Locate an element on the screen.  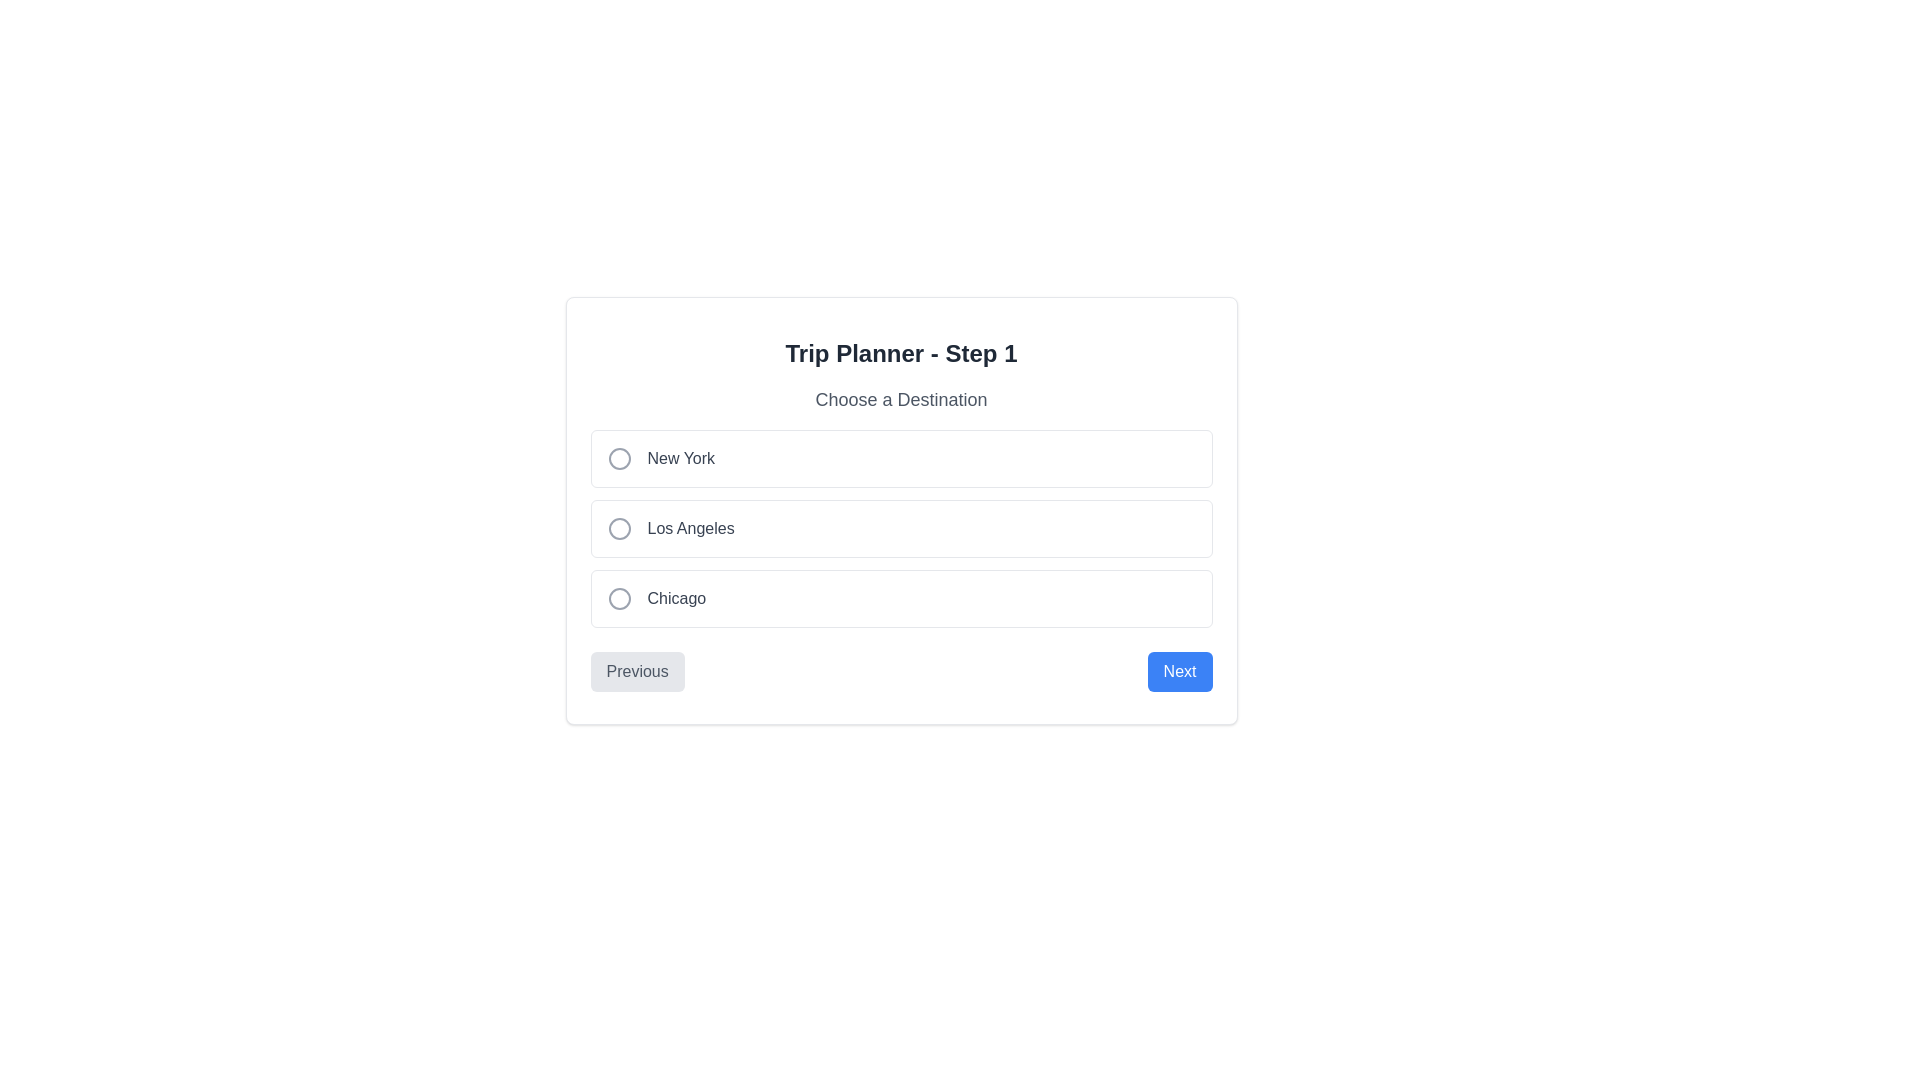
the circular visual decoration of the radio button associated with the 'Chicago' option, which is the third item in the list of destinations is located at coordinates (618, 597).